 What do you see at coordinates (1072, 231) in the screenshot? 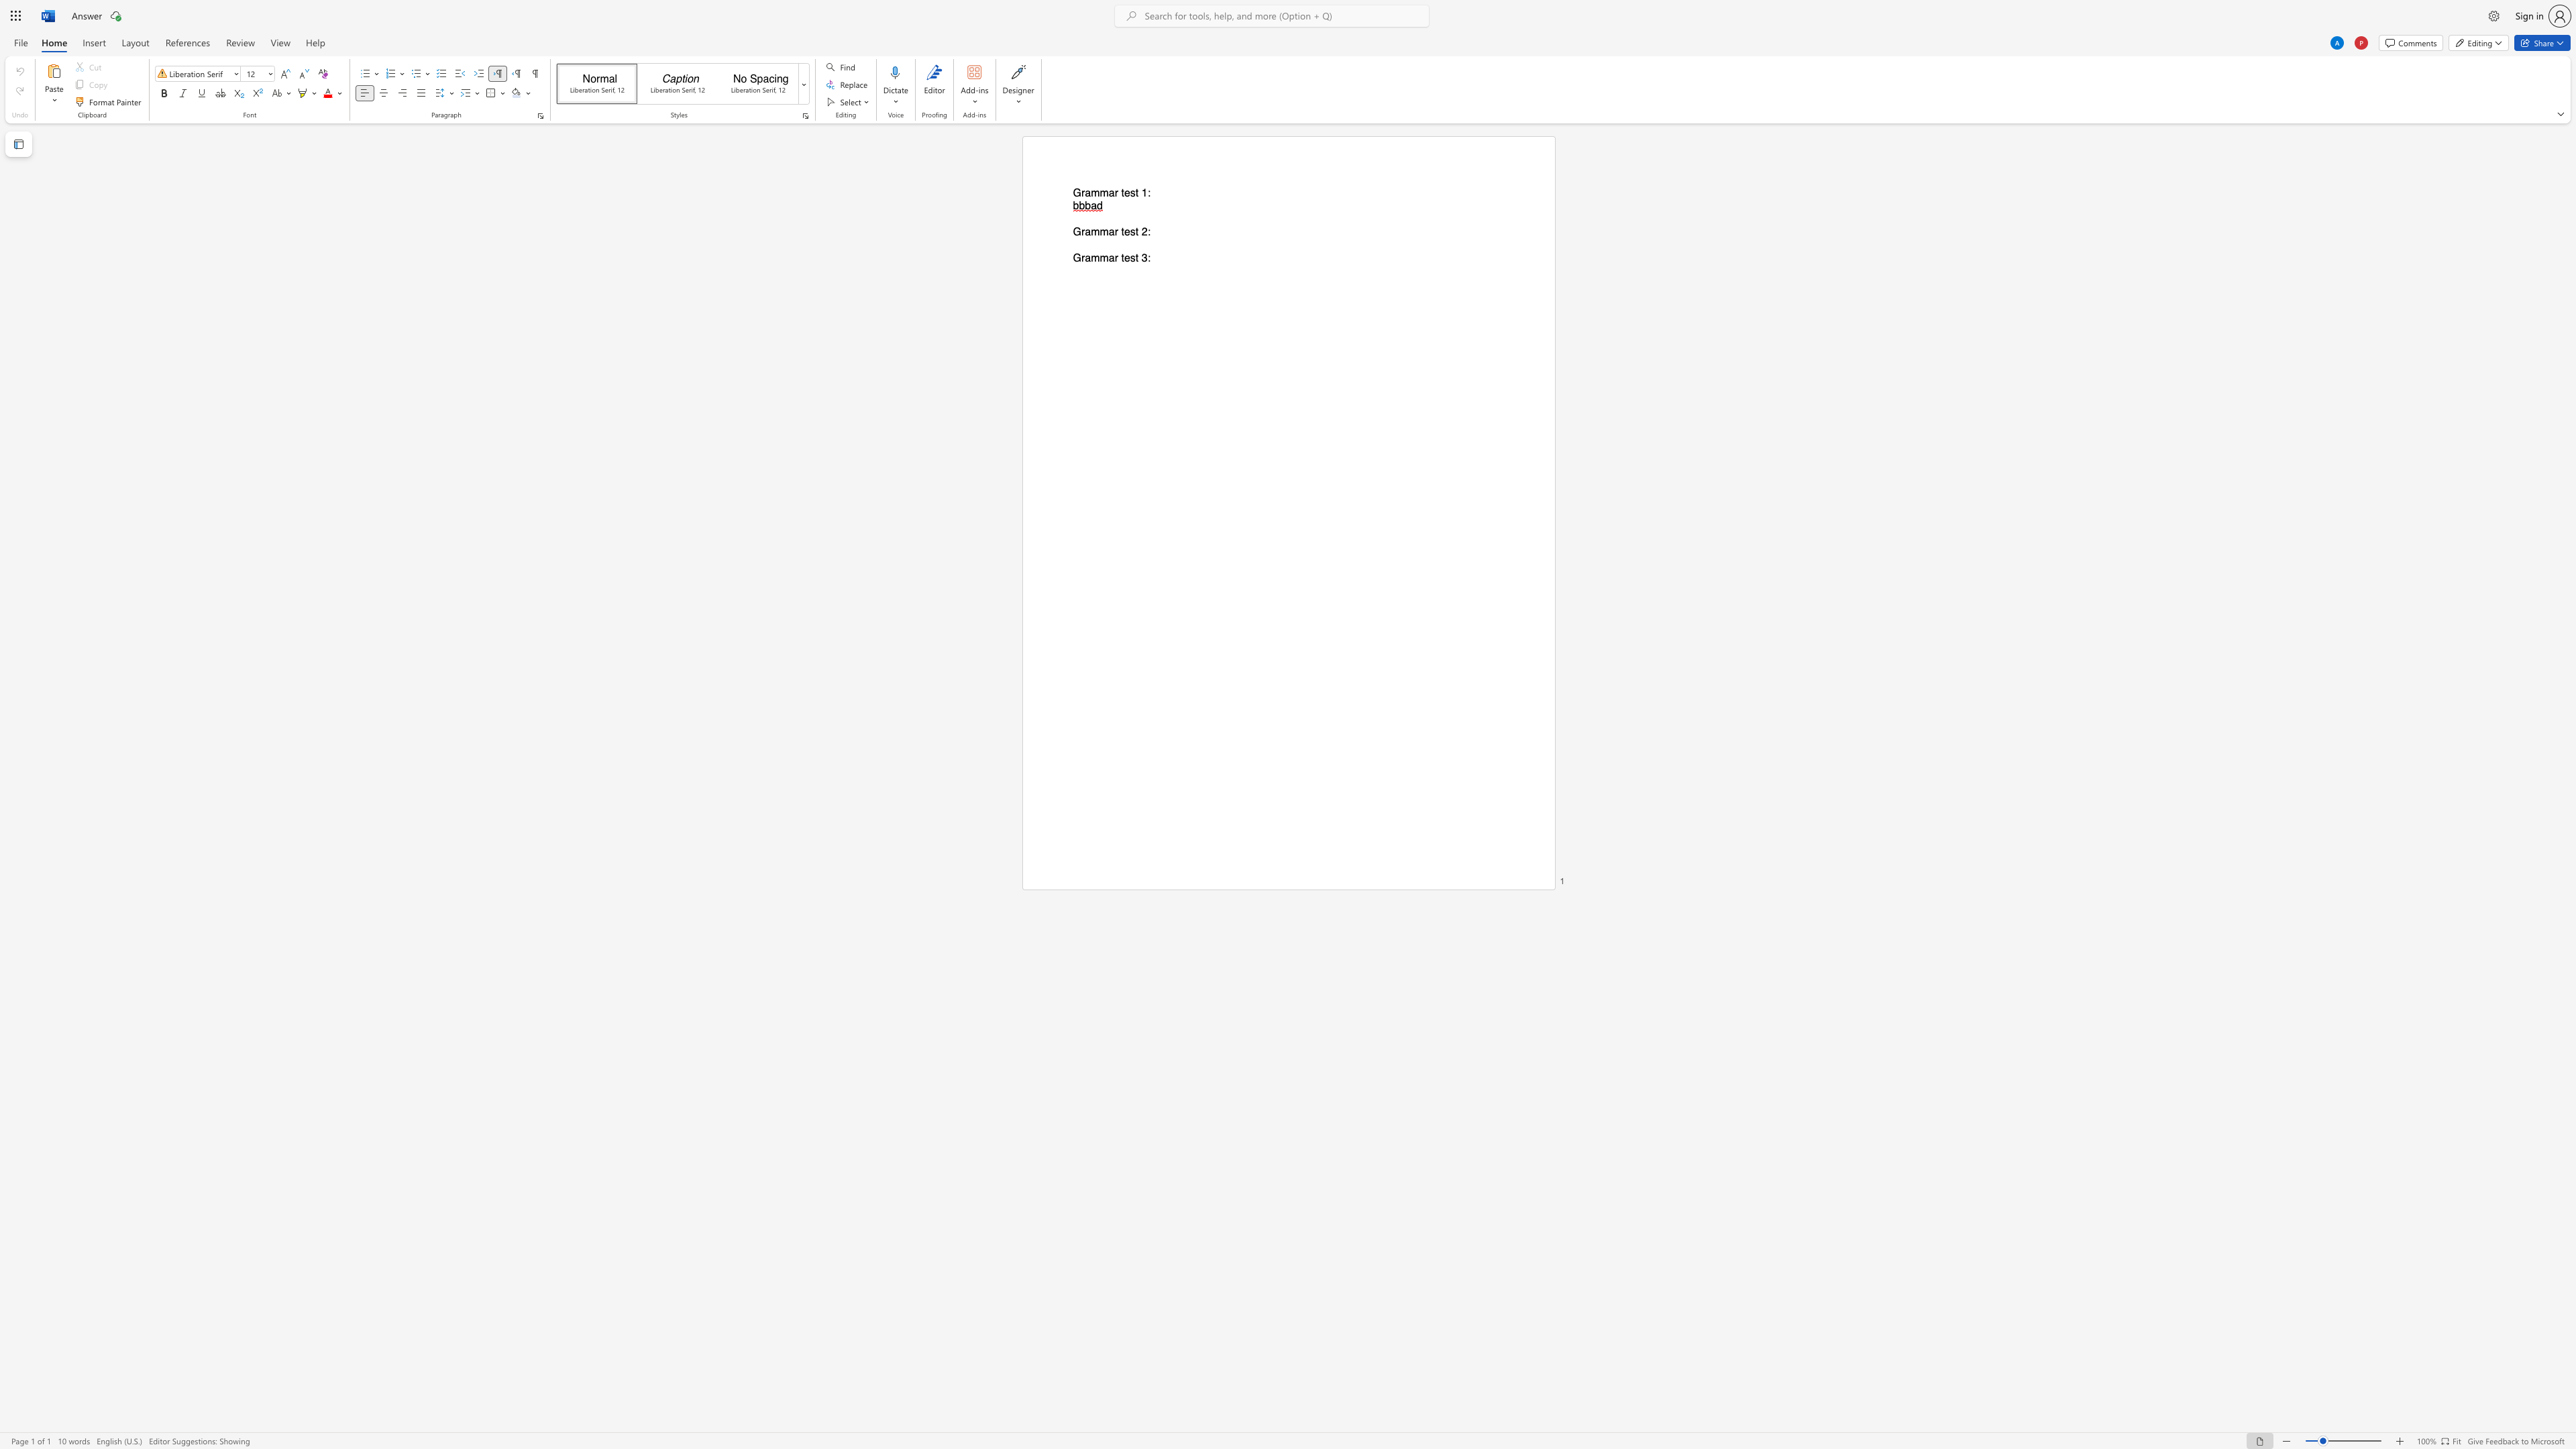
I see `the subset text "Gram" within the text "Grammar test 2:"` at bounding box center [1072, 231].